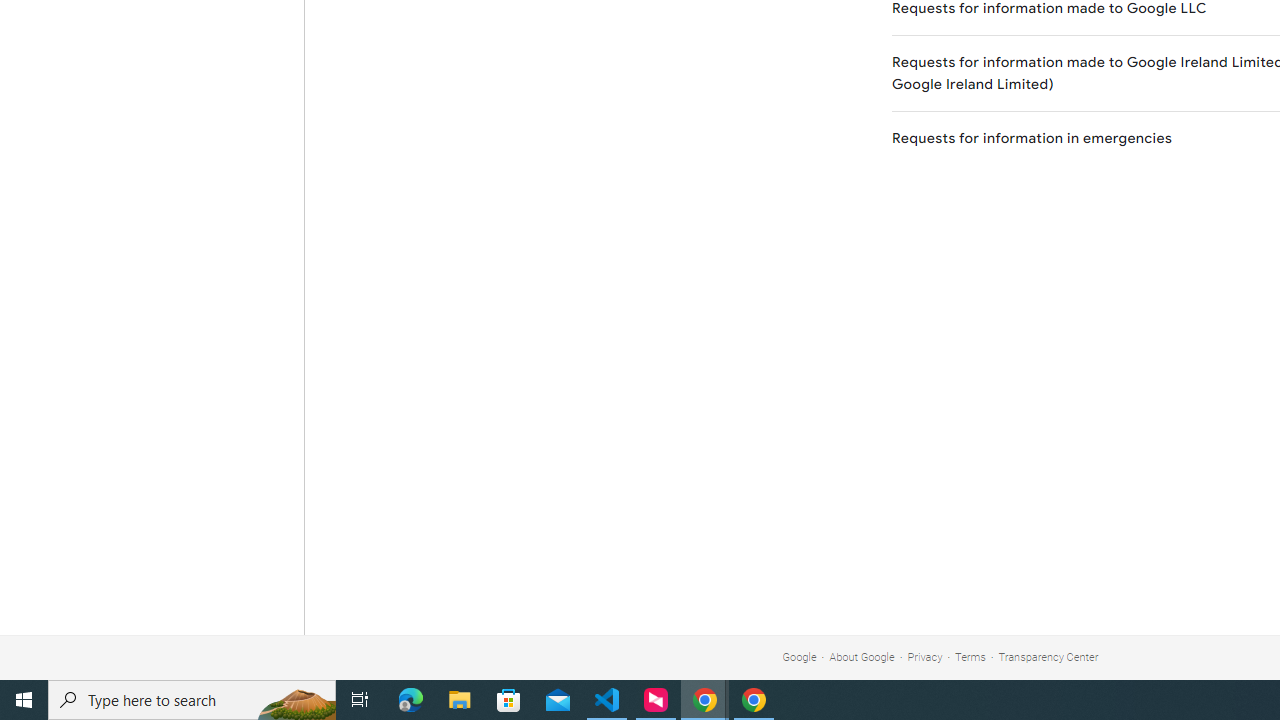 This screenshot has width=1280, height=720. What do you see at coordinates (798, 657) in the screenshot?
I see `'Google'` at bounding box center [798, 657].